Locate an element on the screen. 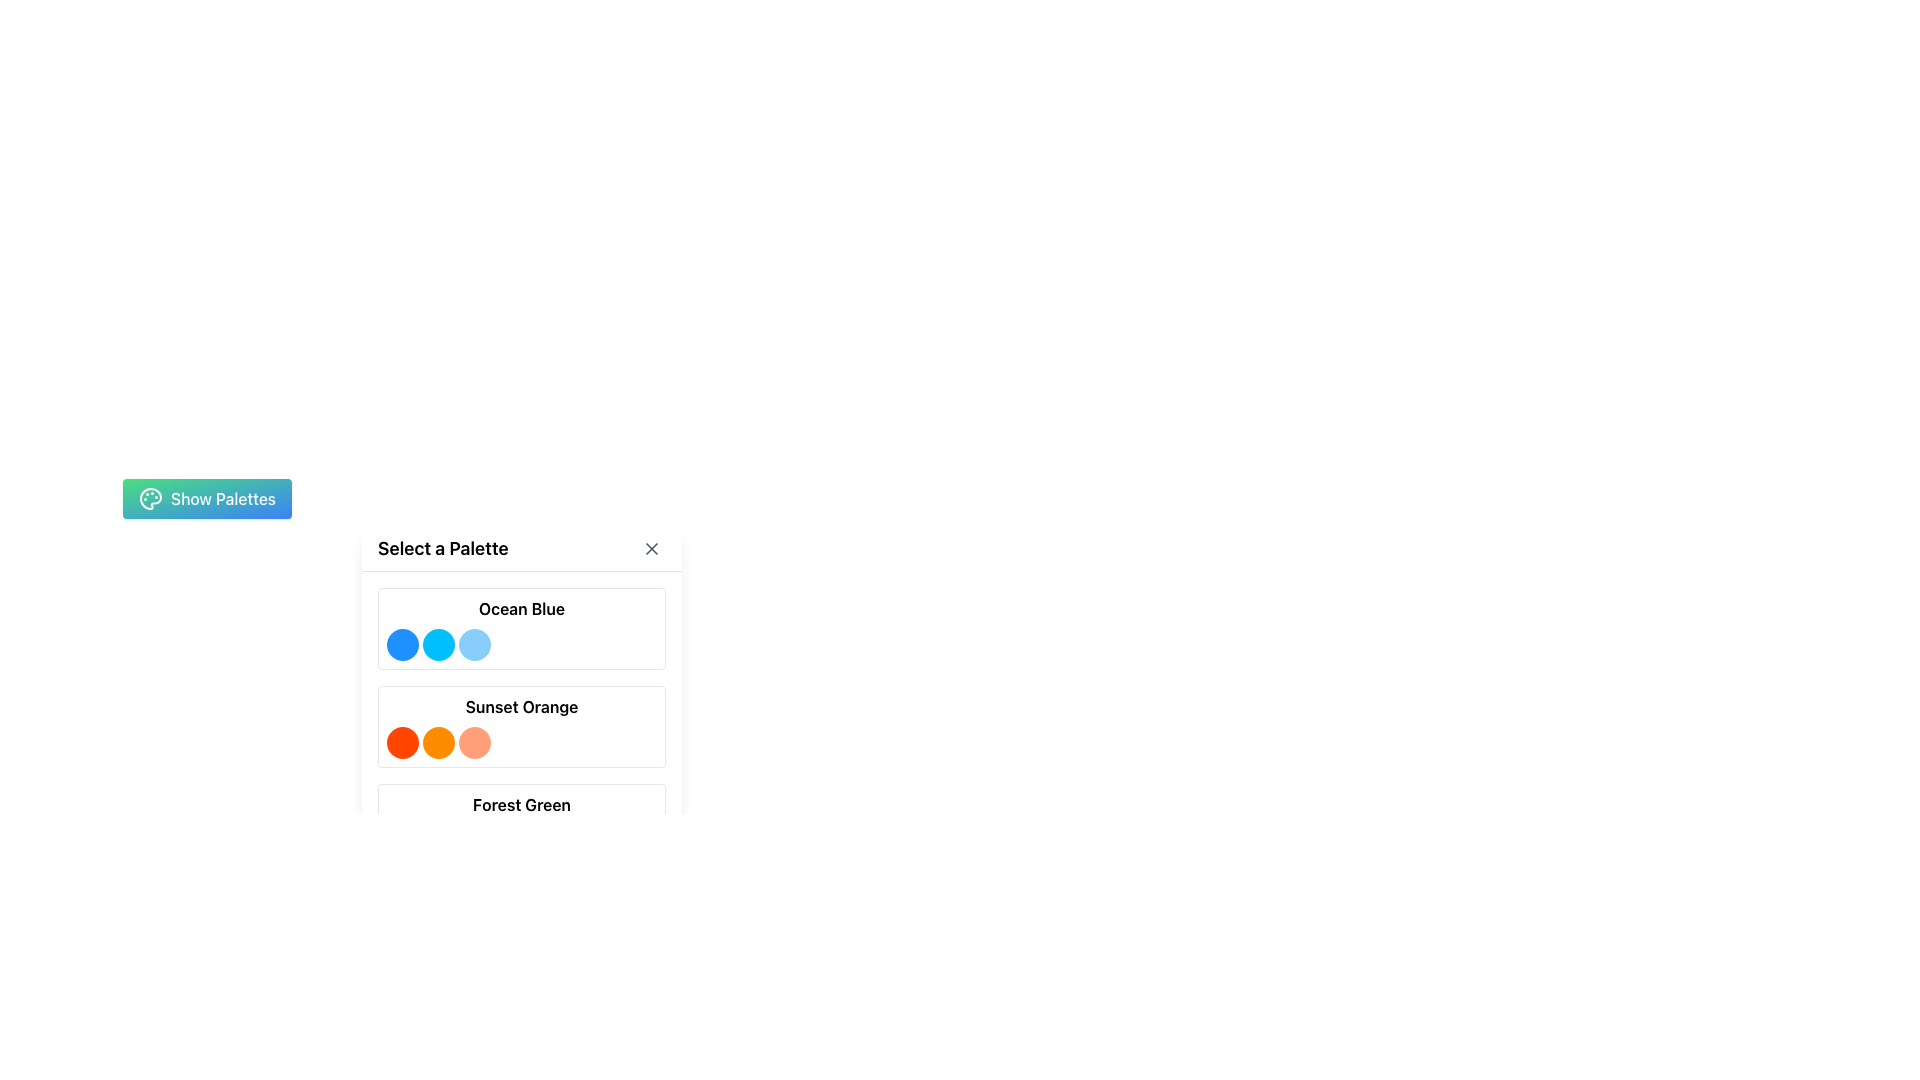  the color palette represented by three distinct blue shades (dark blue, medium blue, light blue) under the 'Ocean Blue' section is located at coordinates (522, 644).